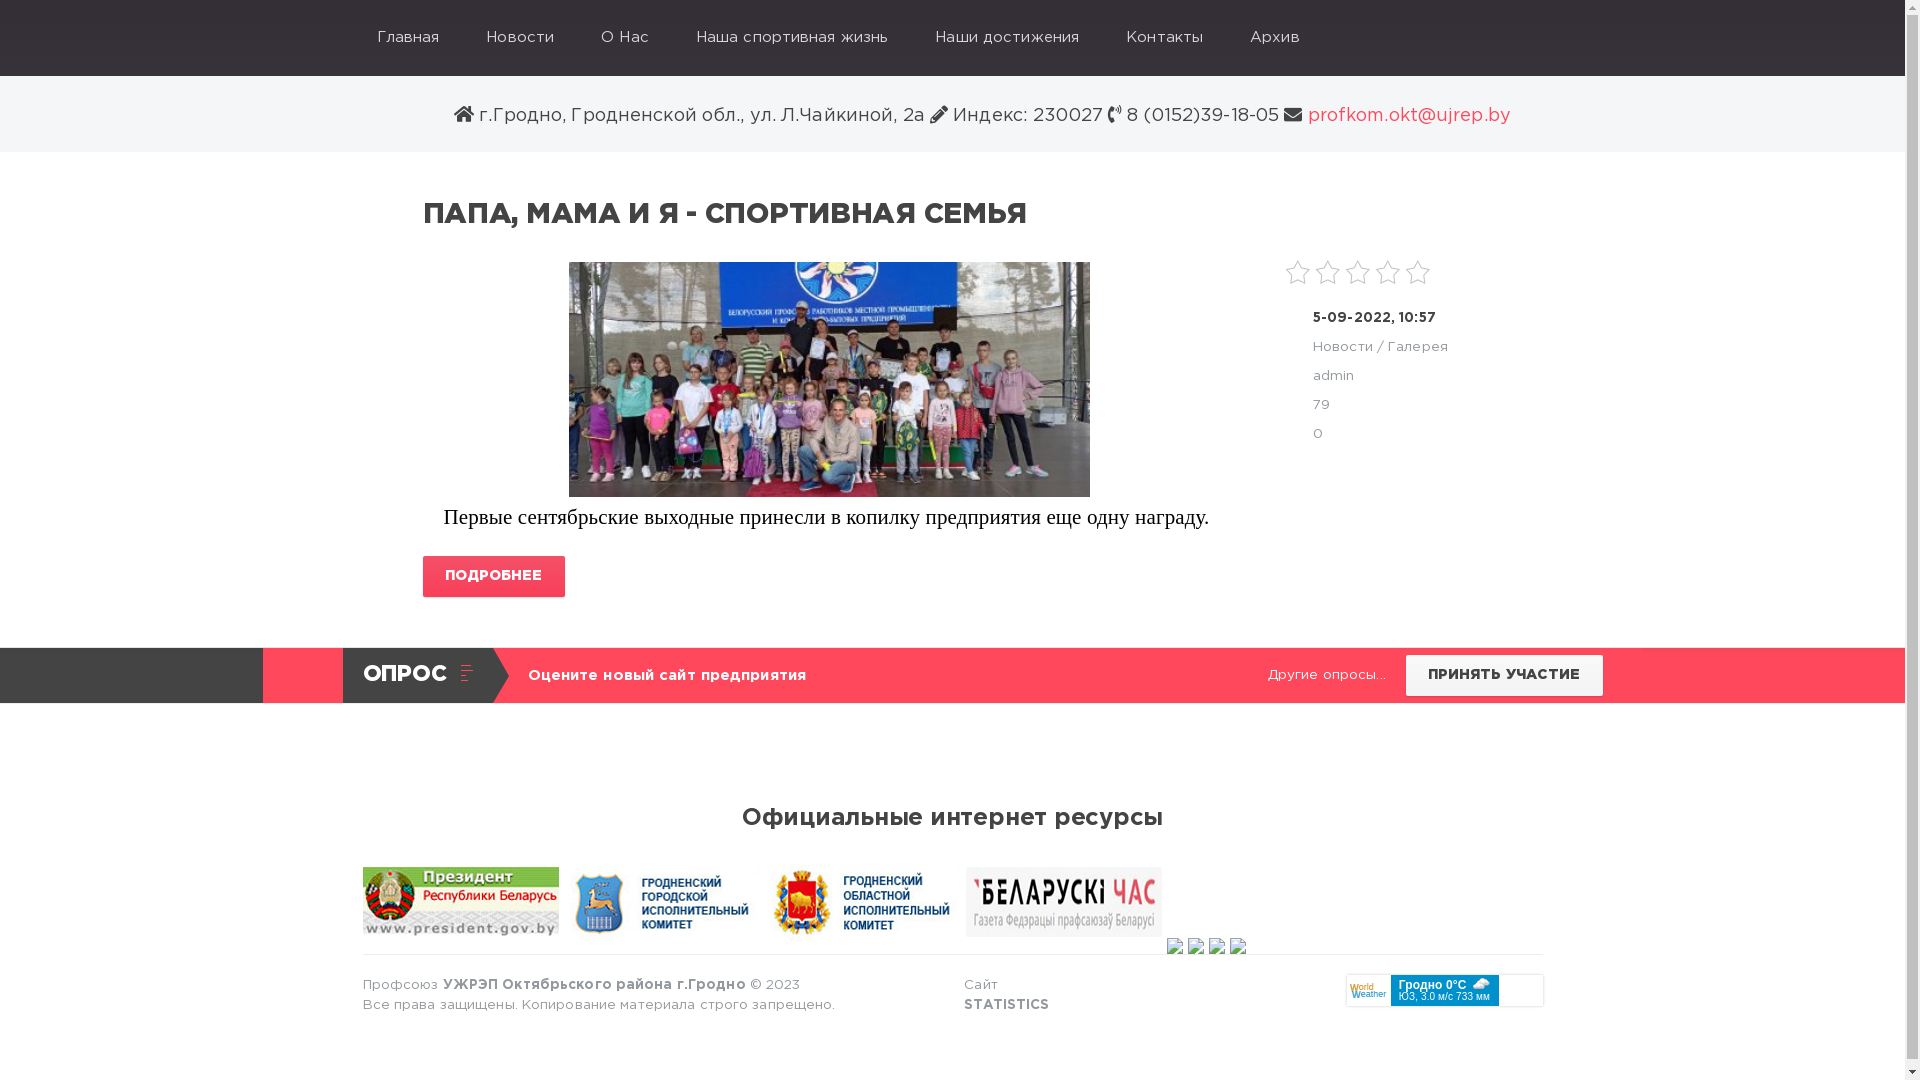 The image size is (1920, 1080). What do you see at coordinates (1373, 316) in the screenshot?
I see `'5-09-2022, 10:57'` at bounding box center [1373, 316].